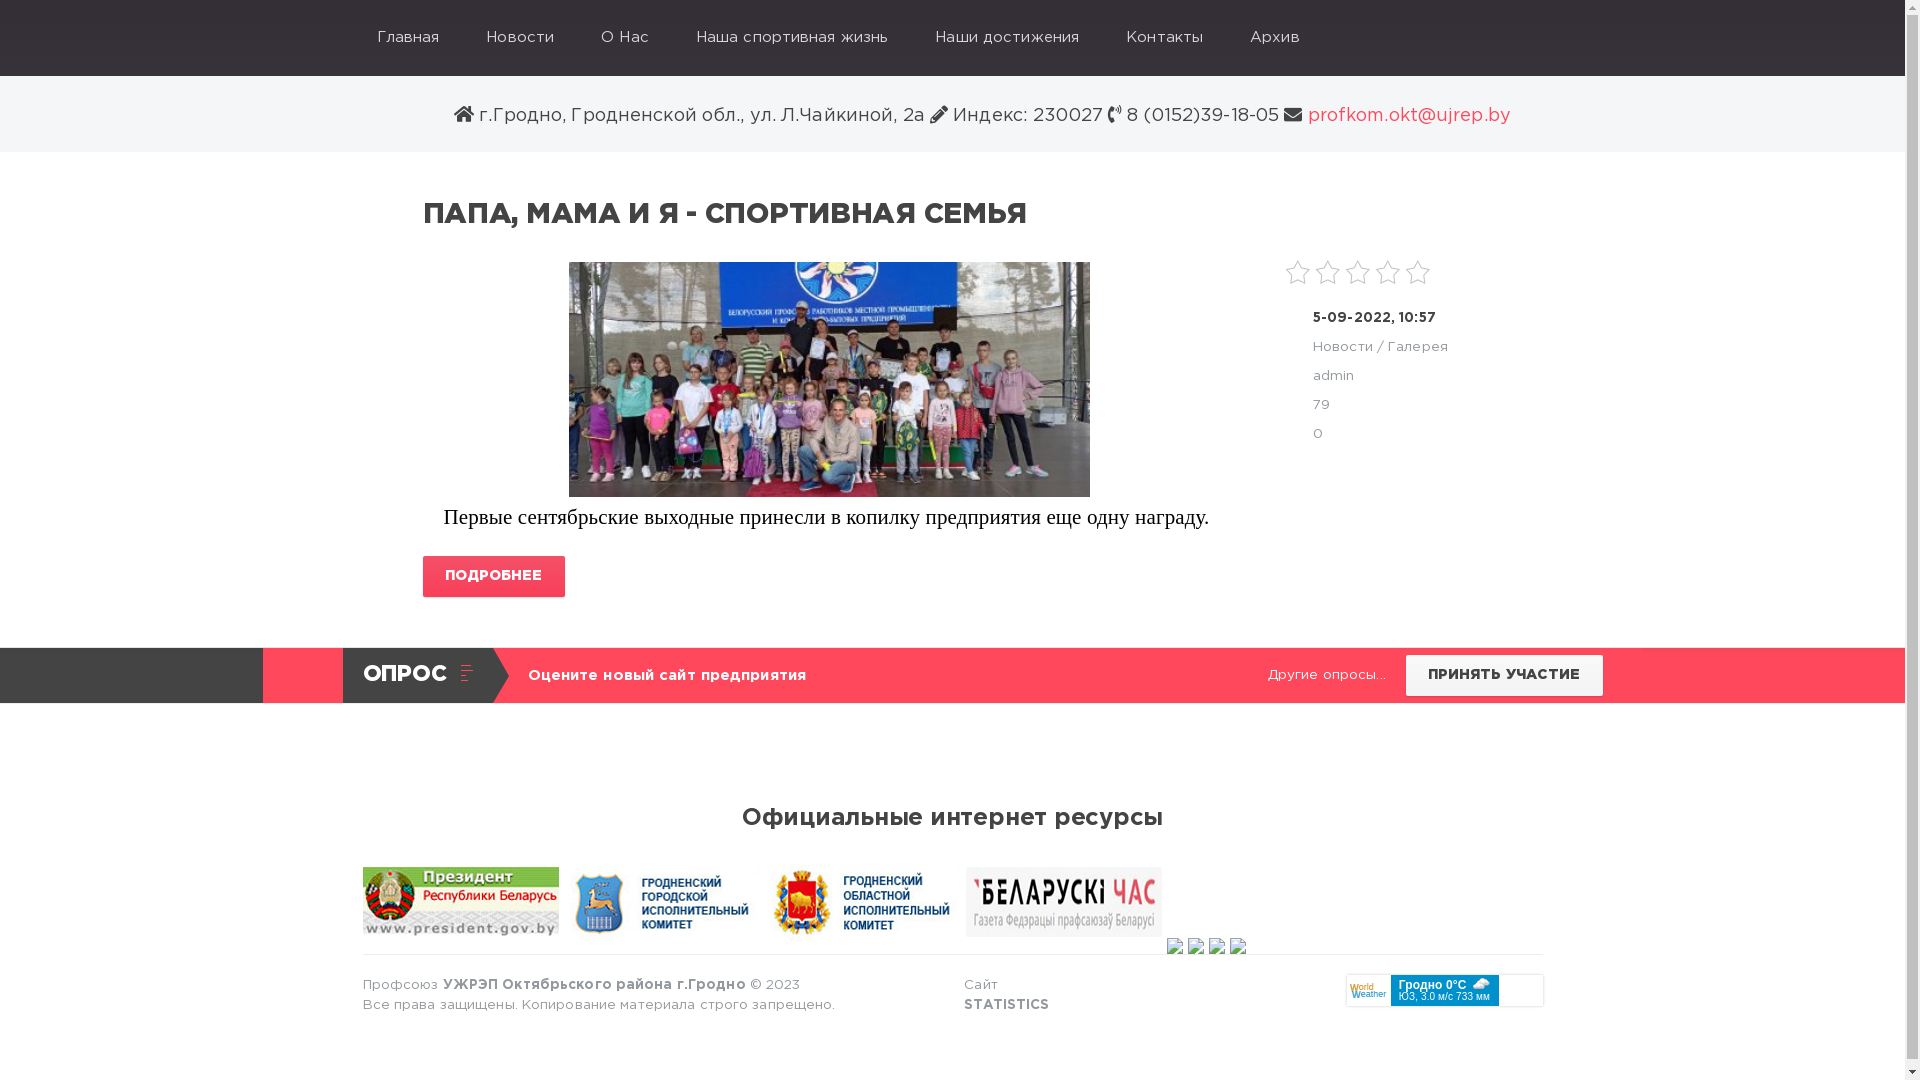 The image size is (1920, 1080). What do you see at coordinates (1373, 316) in the screenshot?
I see `'5-09-2022, 10:57'` at bounding box center [1373, 316].